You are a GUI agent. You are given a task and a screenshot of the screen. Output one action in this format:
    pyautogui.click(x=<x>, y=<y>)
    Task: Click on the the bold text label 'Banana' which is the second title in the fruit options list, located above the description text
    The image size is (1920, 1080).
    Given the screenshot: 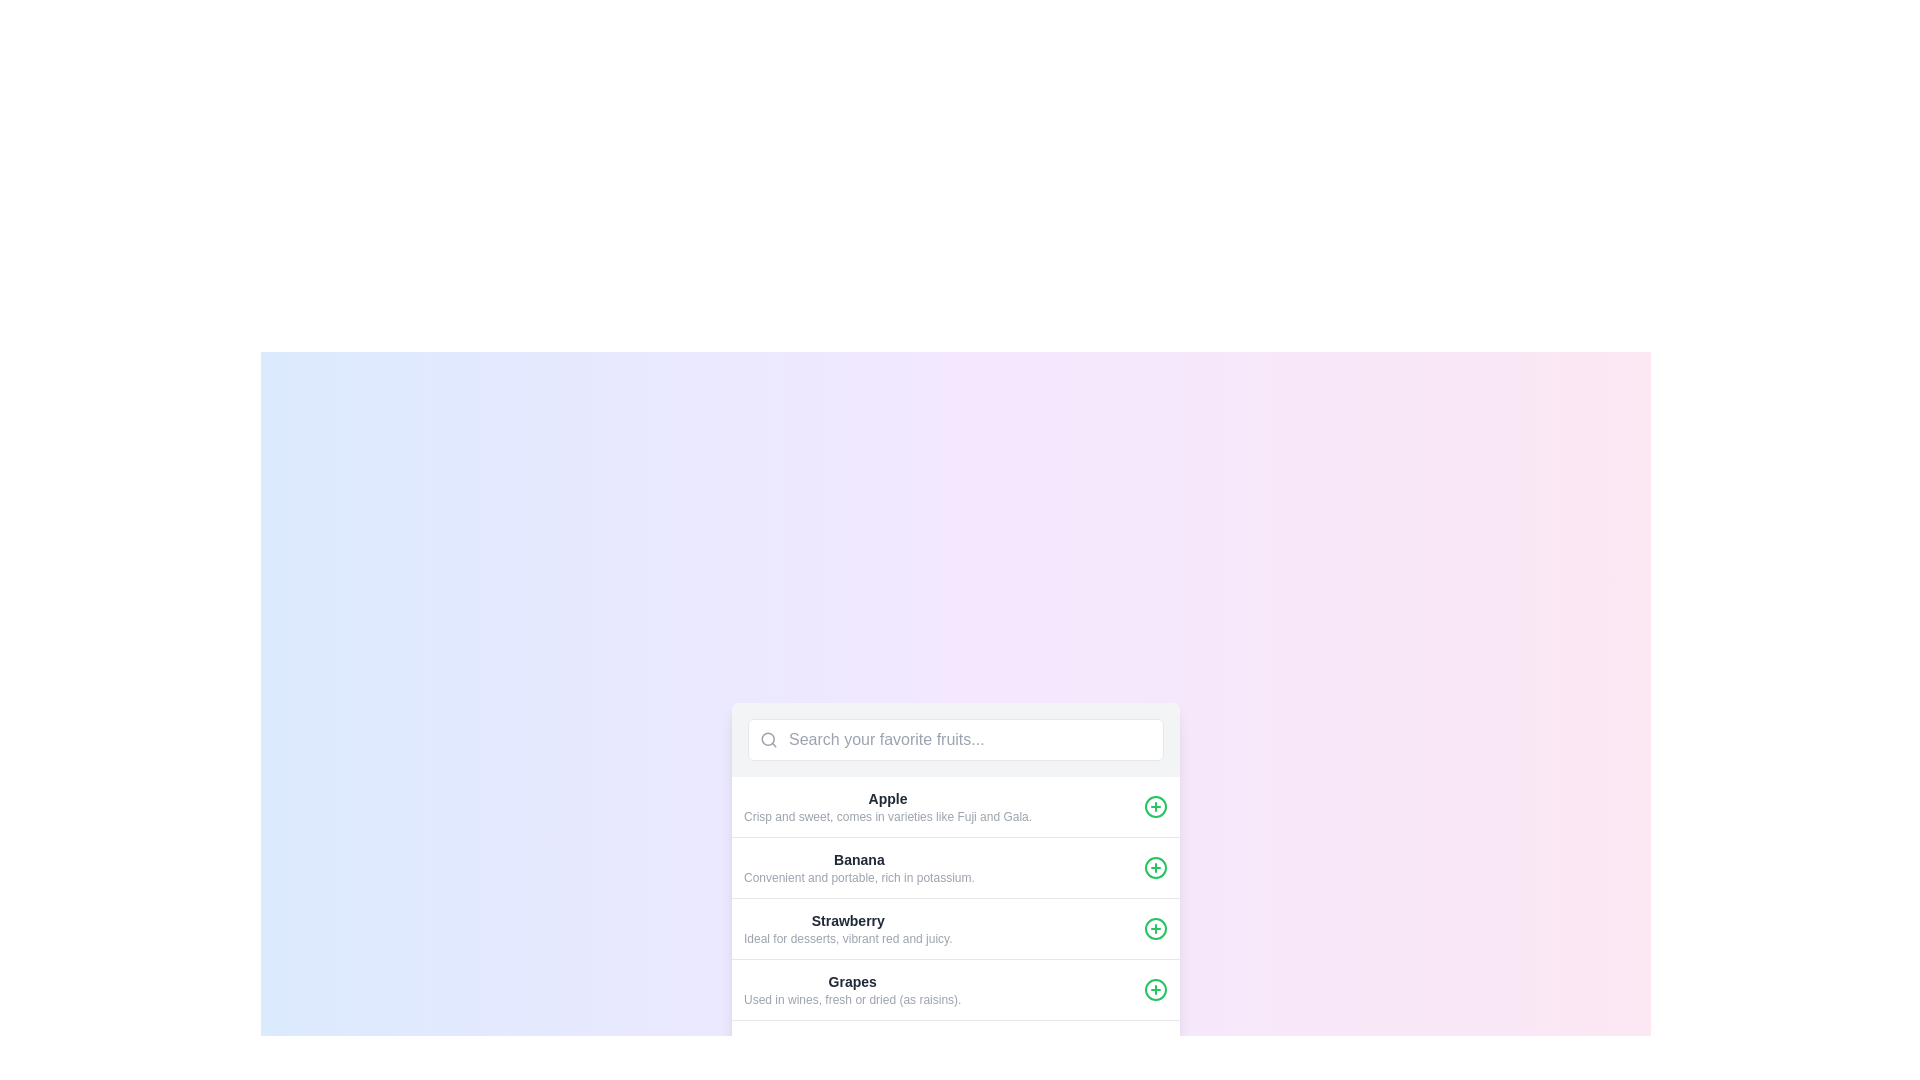 What is the action you would take?
    pyautogui.click(x=859, y=859)
    